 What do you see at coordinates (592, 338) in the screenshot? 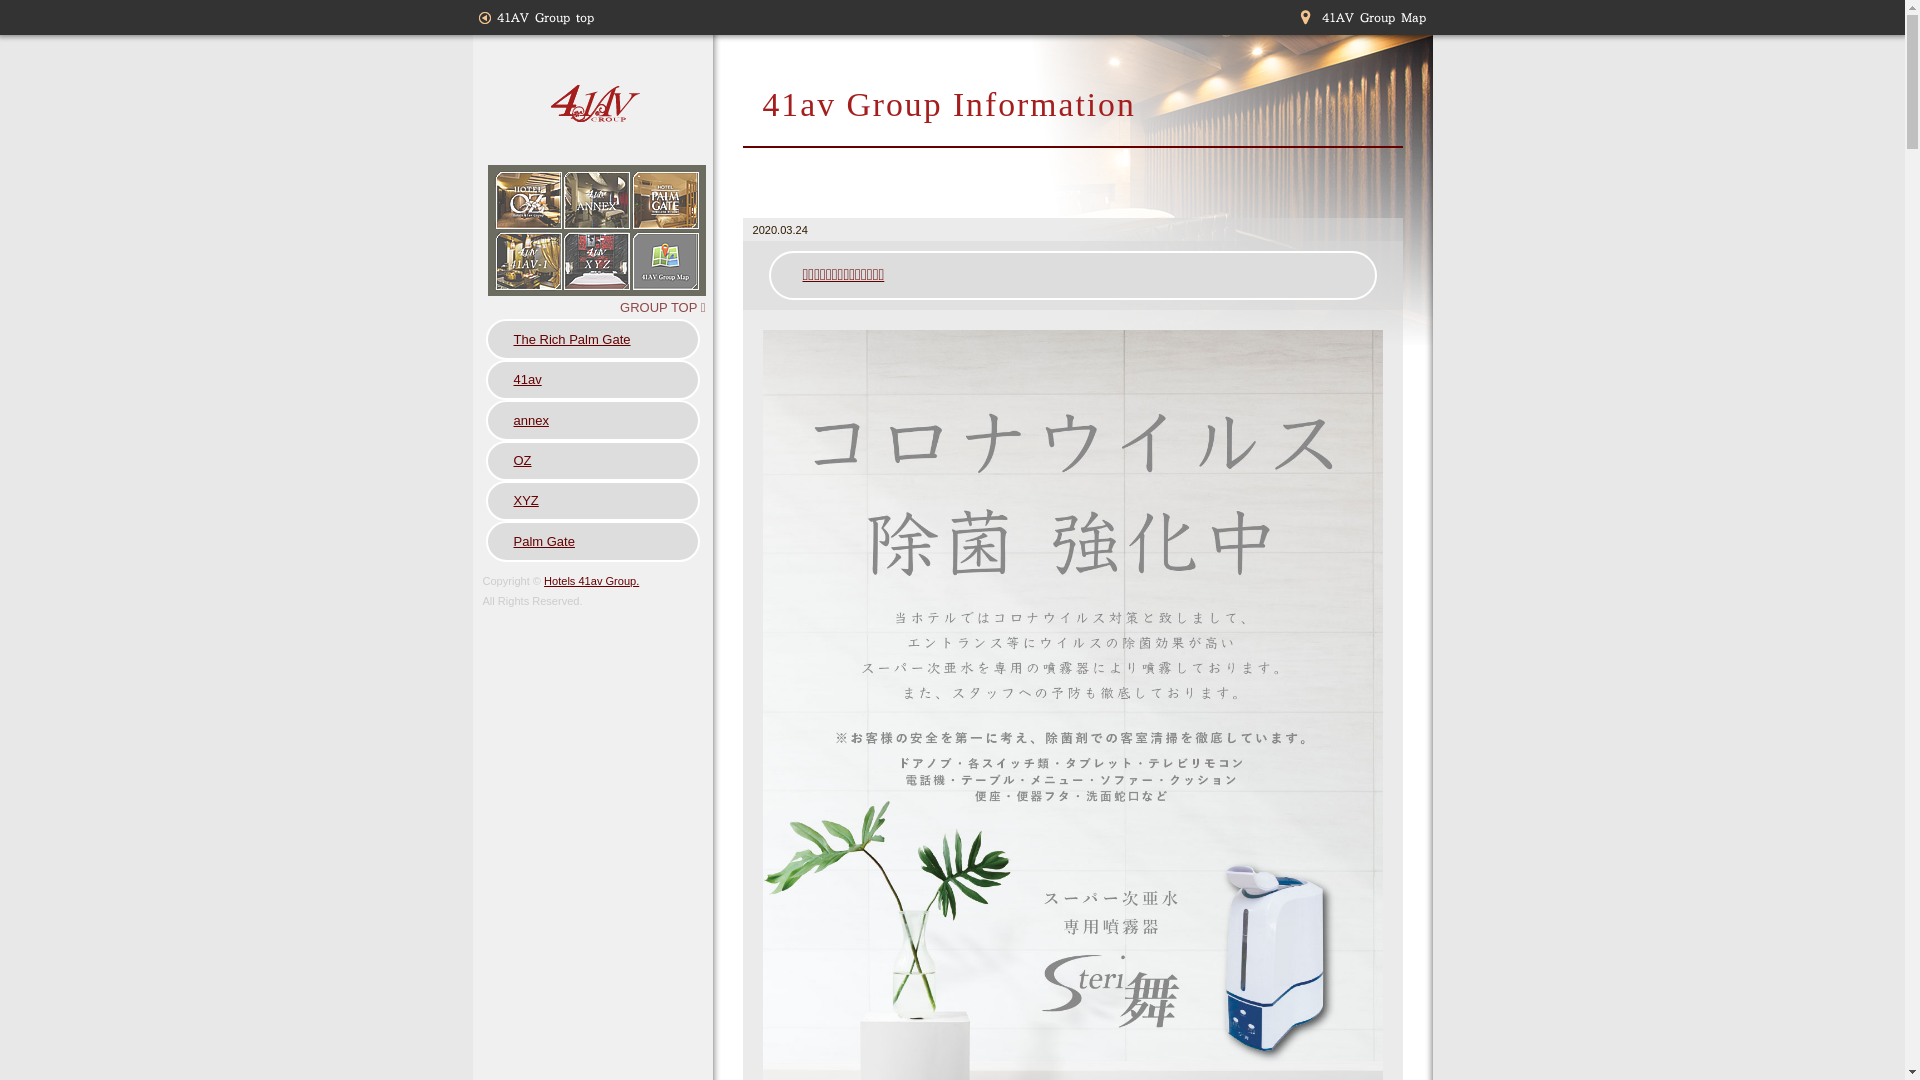
I see `'The Rich Palm Gate'` at bounding box center [592, 338].